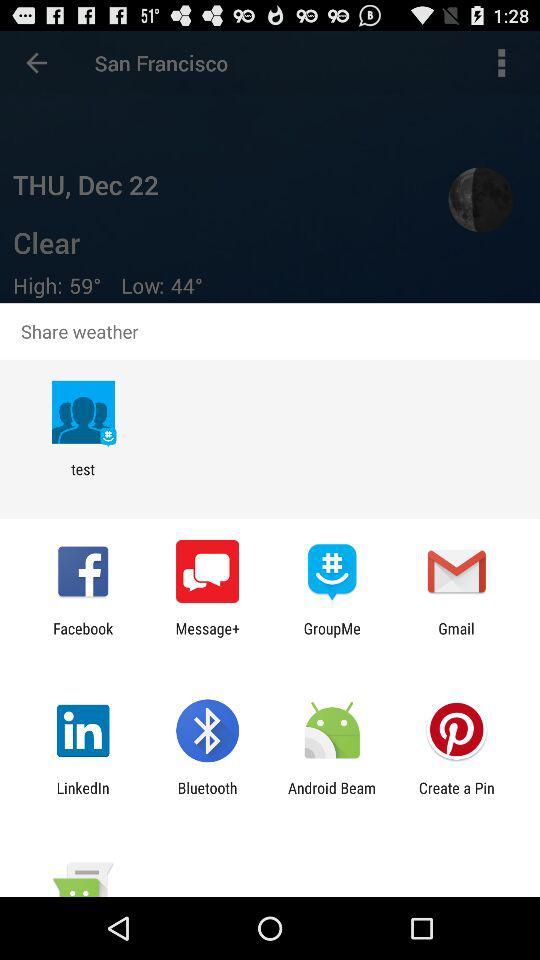 This screenshot has height=960, width=540. Describe the element at coordinates (332, 796) in the screenshot. I see `android beam` at that location.